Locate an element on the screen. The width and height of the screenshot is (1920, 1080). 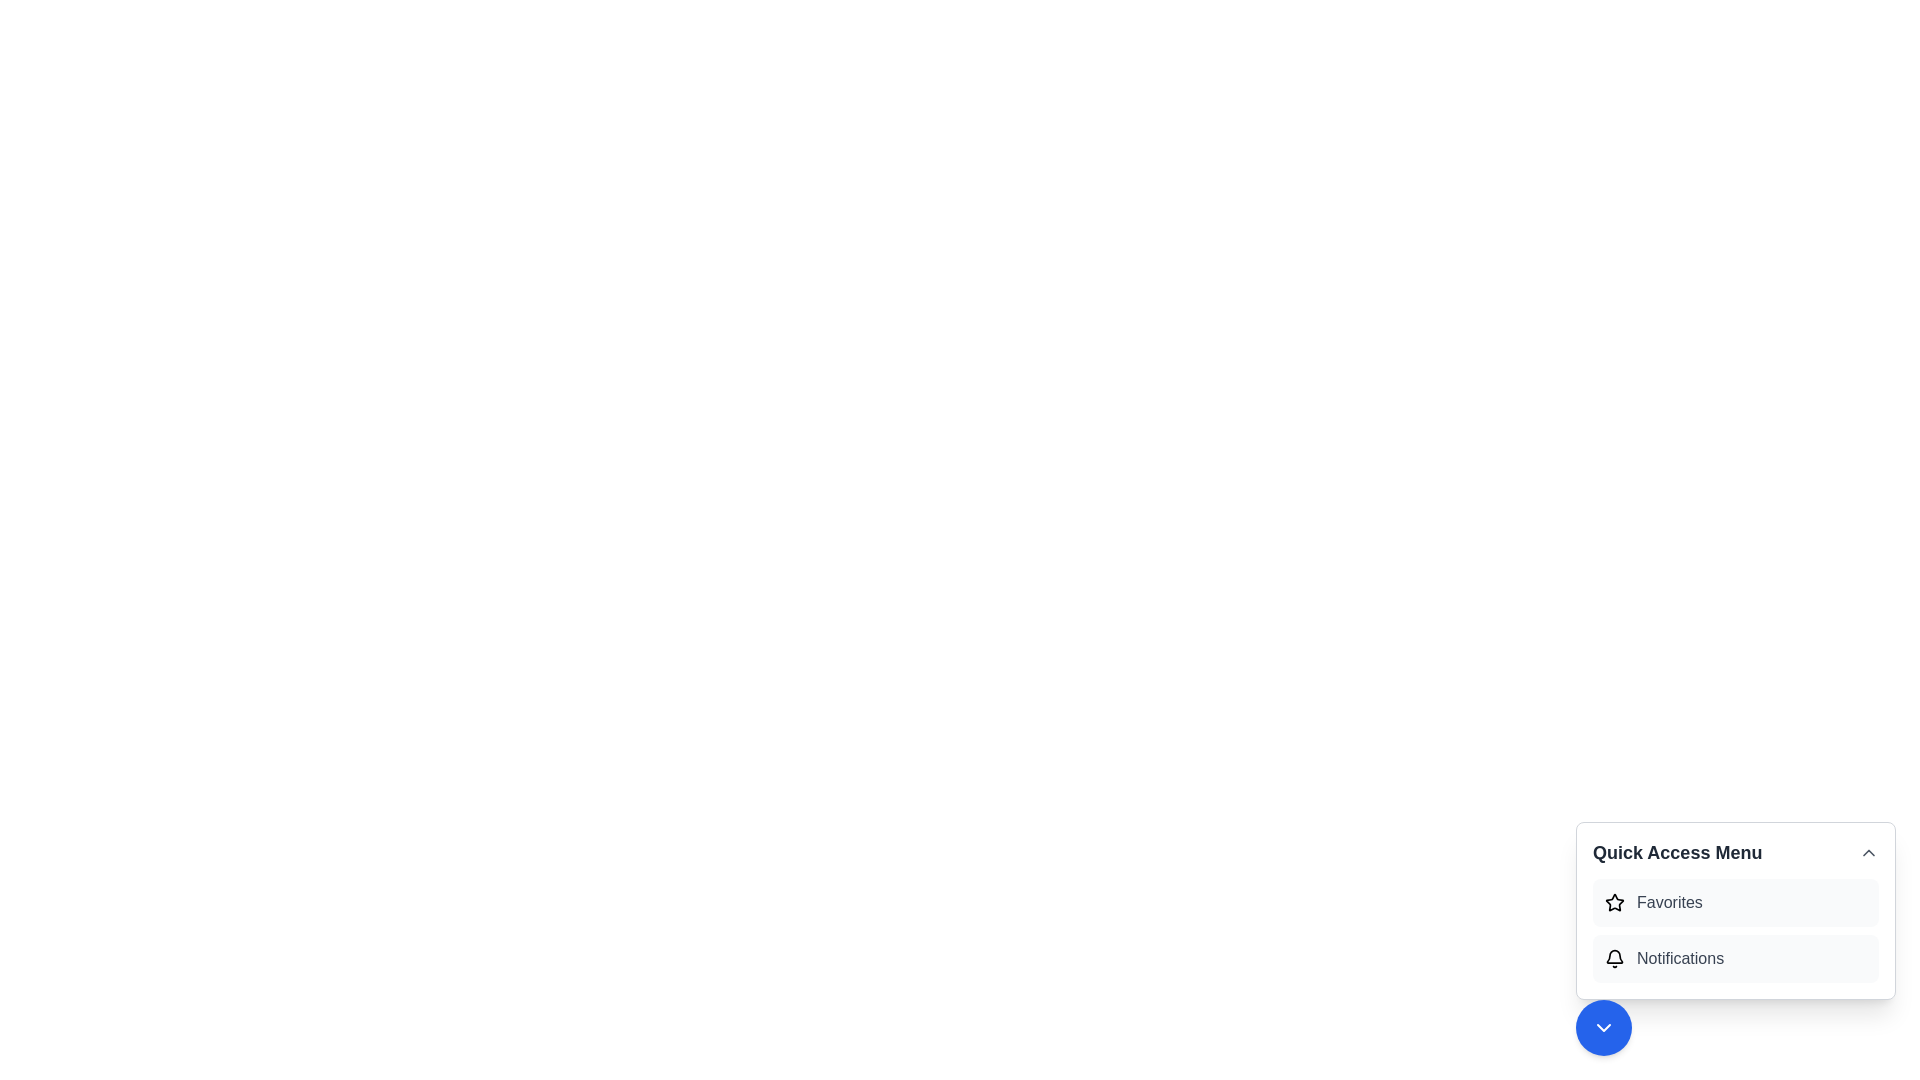
the 'Notifications' text label in the 'Quick Access Menu', which is the second entry below 'Favorites' is located at coordinates (1680, 958).